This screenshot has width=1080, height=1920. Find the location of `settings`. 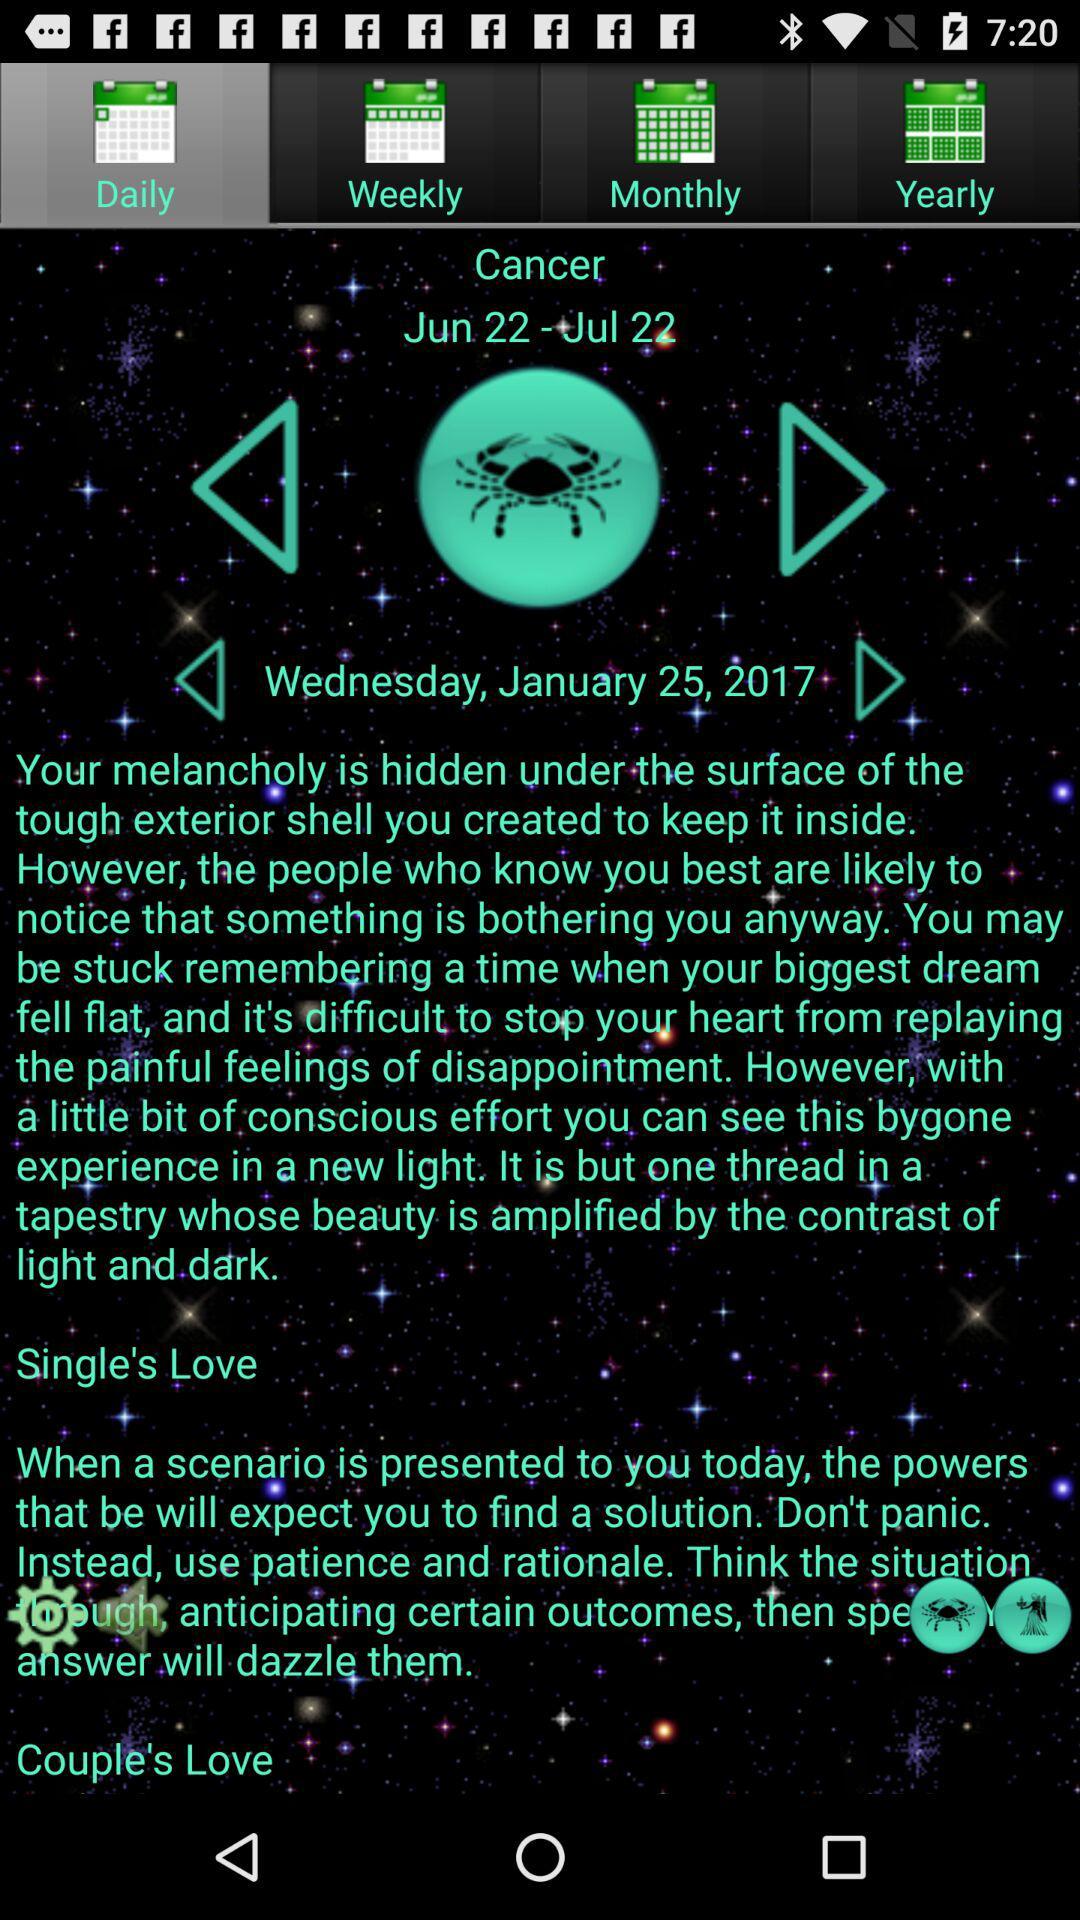

settings is located at coordinates (46, 1615).